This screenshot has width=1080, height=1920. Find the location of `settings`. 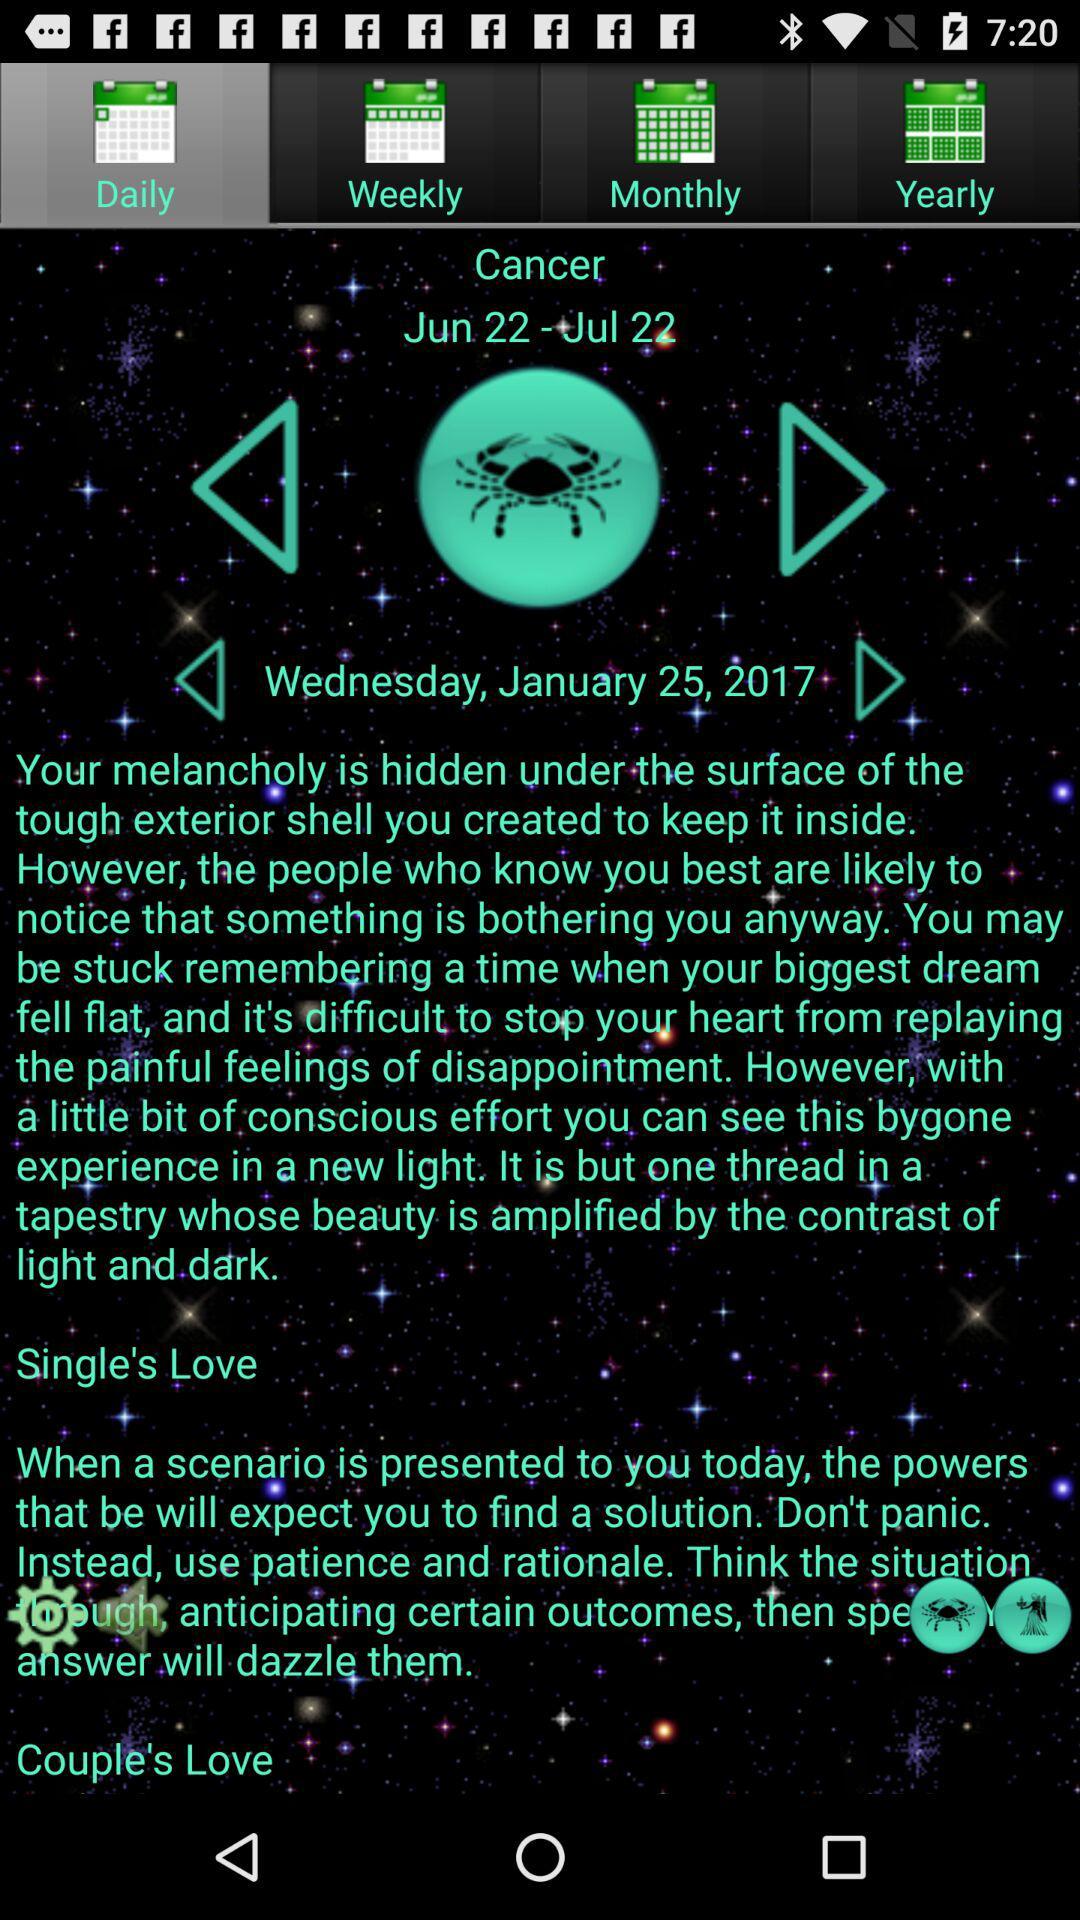

settings is located at coordinates (46, 1615).